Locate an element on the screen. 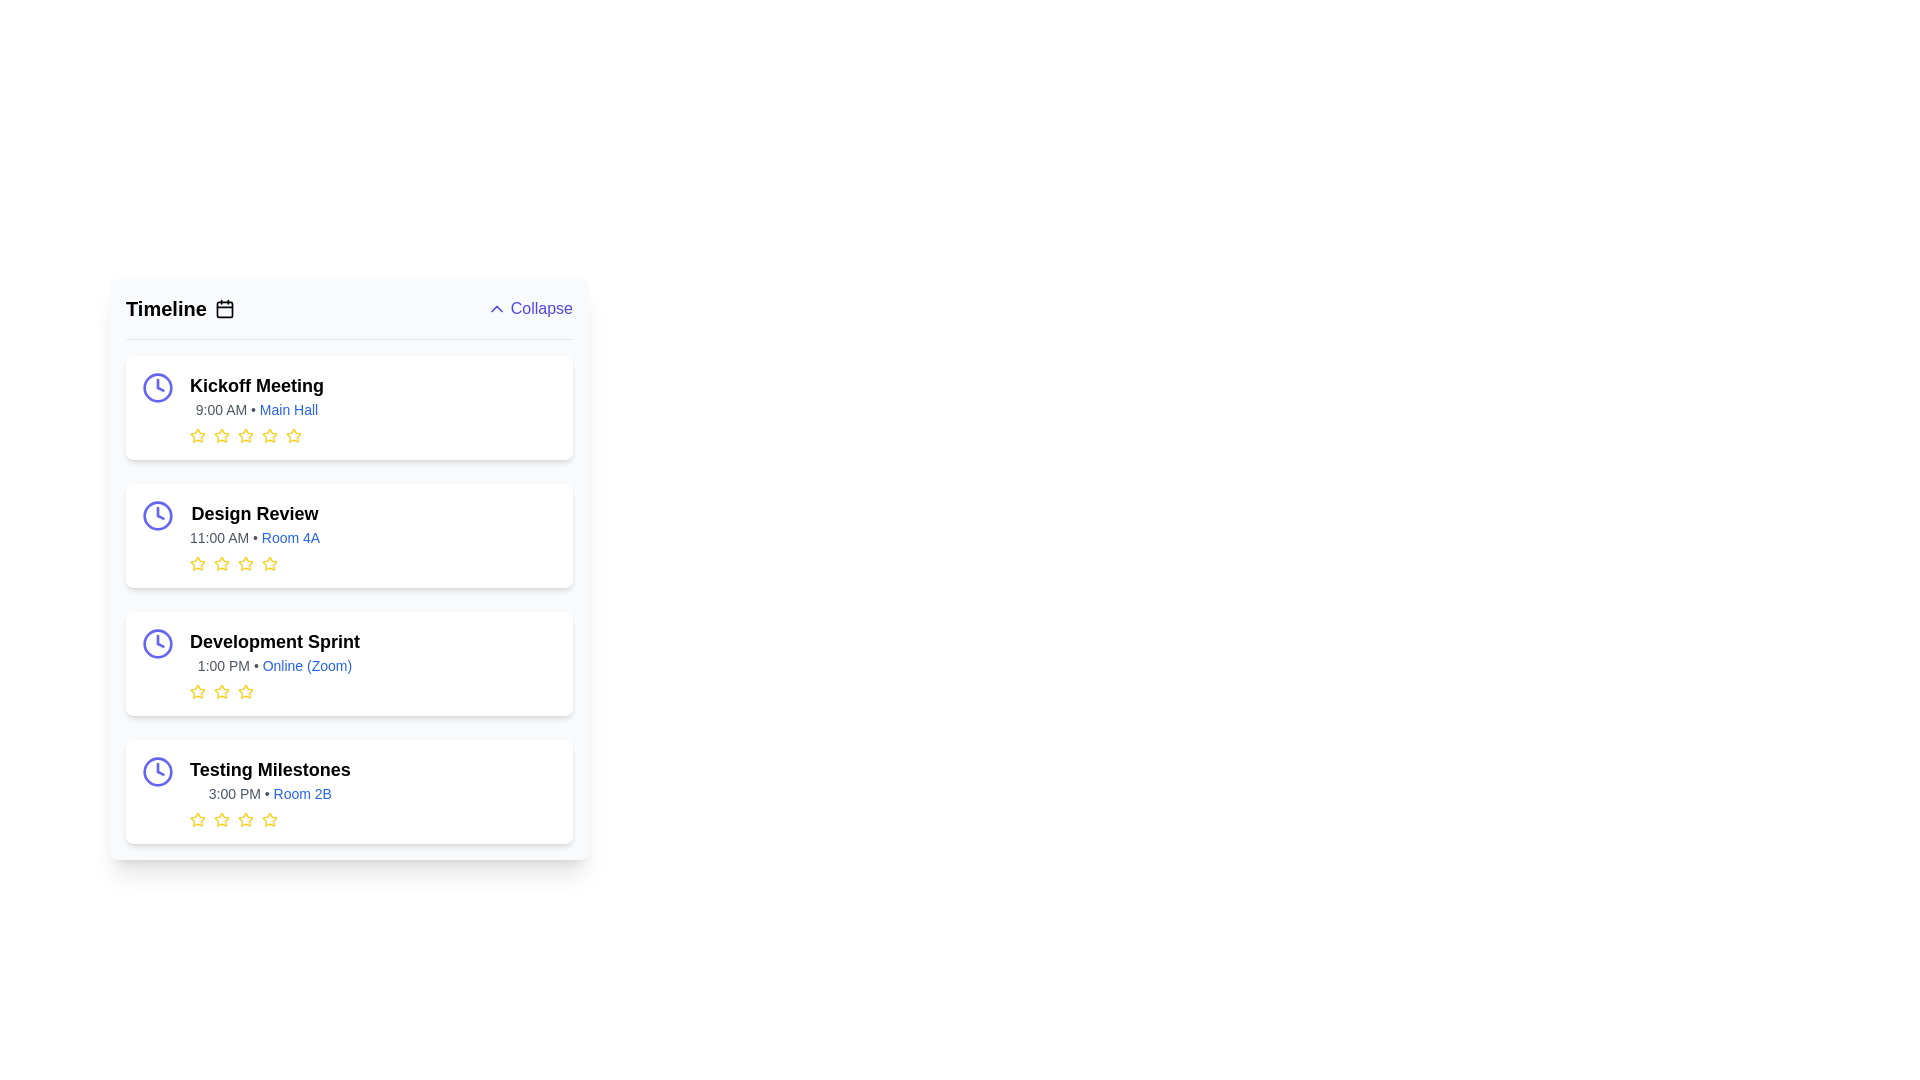 The image size is (1920, 1080). the fourth star in the rating component below the text 'Testing Milestones 3:00 PM • Room 2B' is located at coordinates (269, 820).